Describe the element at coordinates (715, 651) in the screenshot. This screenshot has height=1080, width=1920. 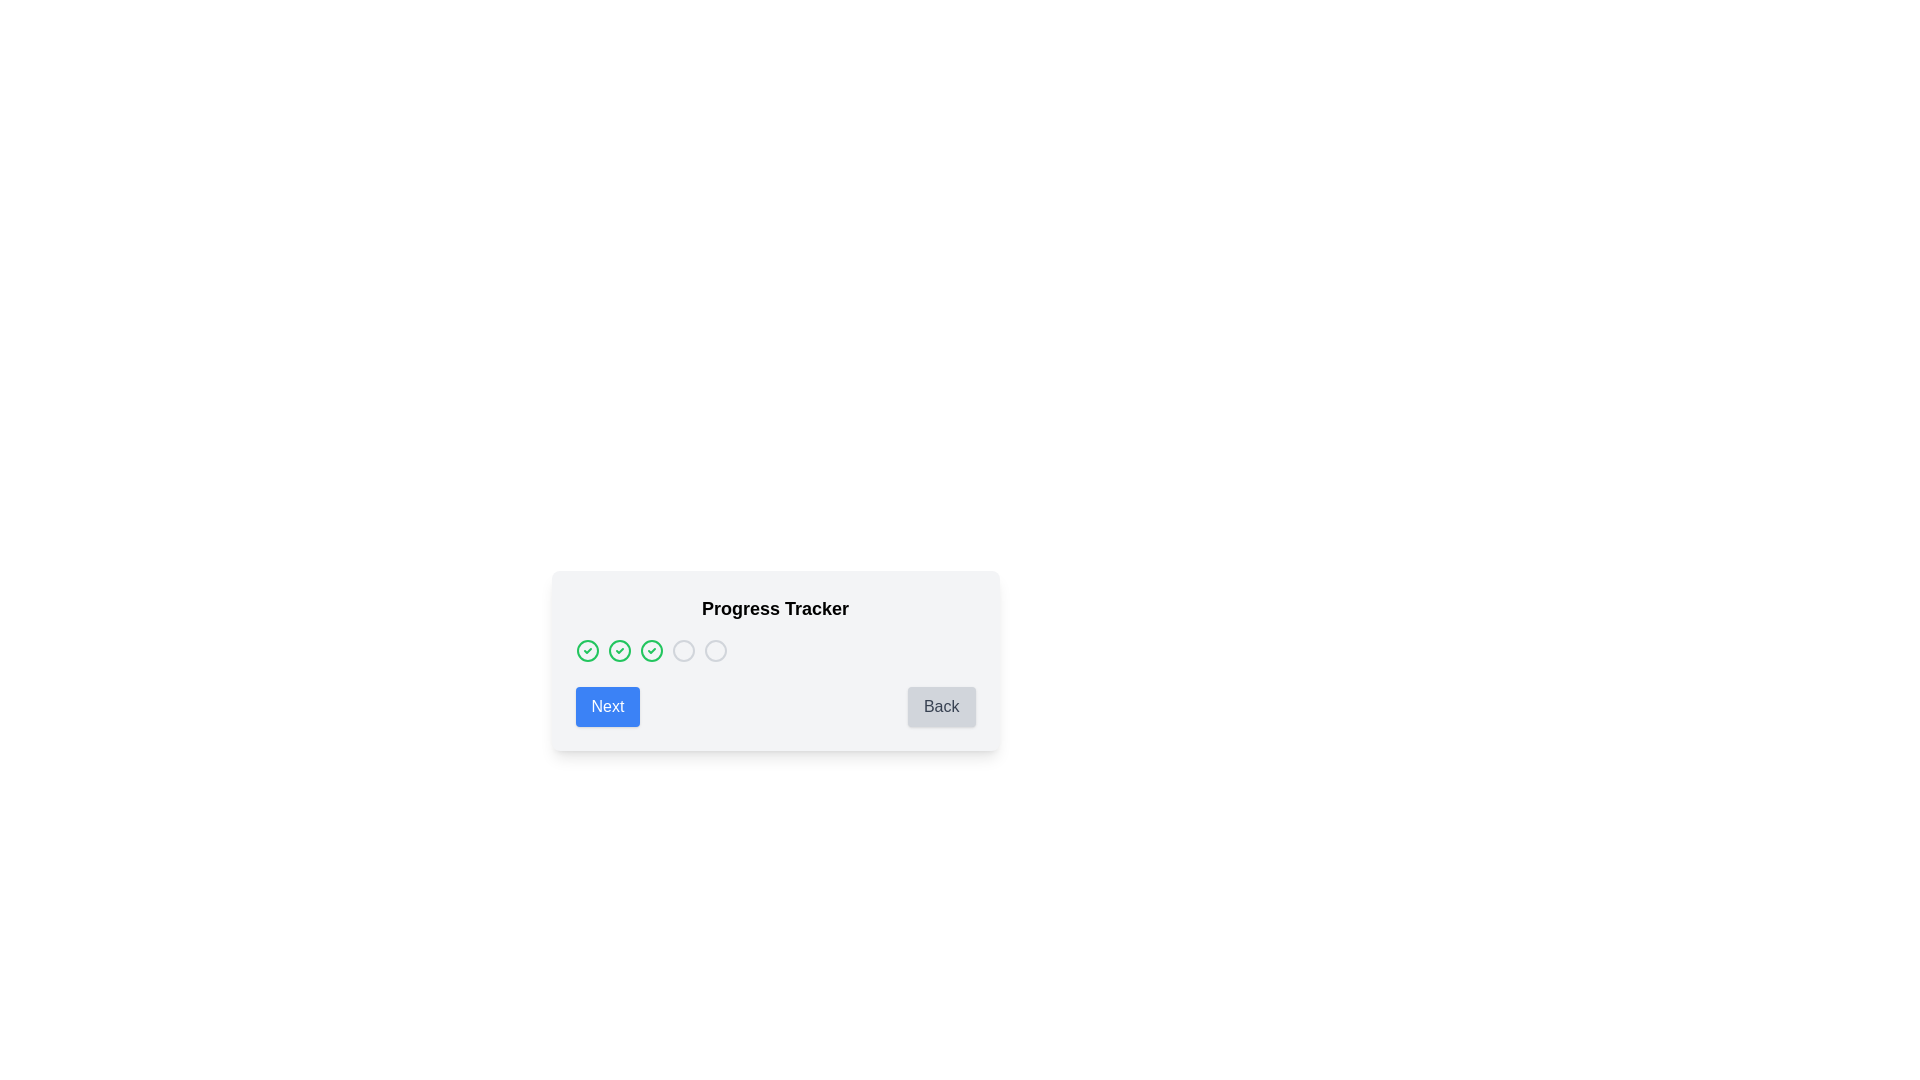
I see `the status represented by the fifth circular Progress Stage Indicator in the progress tracker layout` at that location.